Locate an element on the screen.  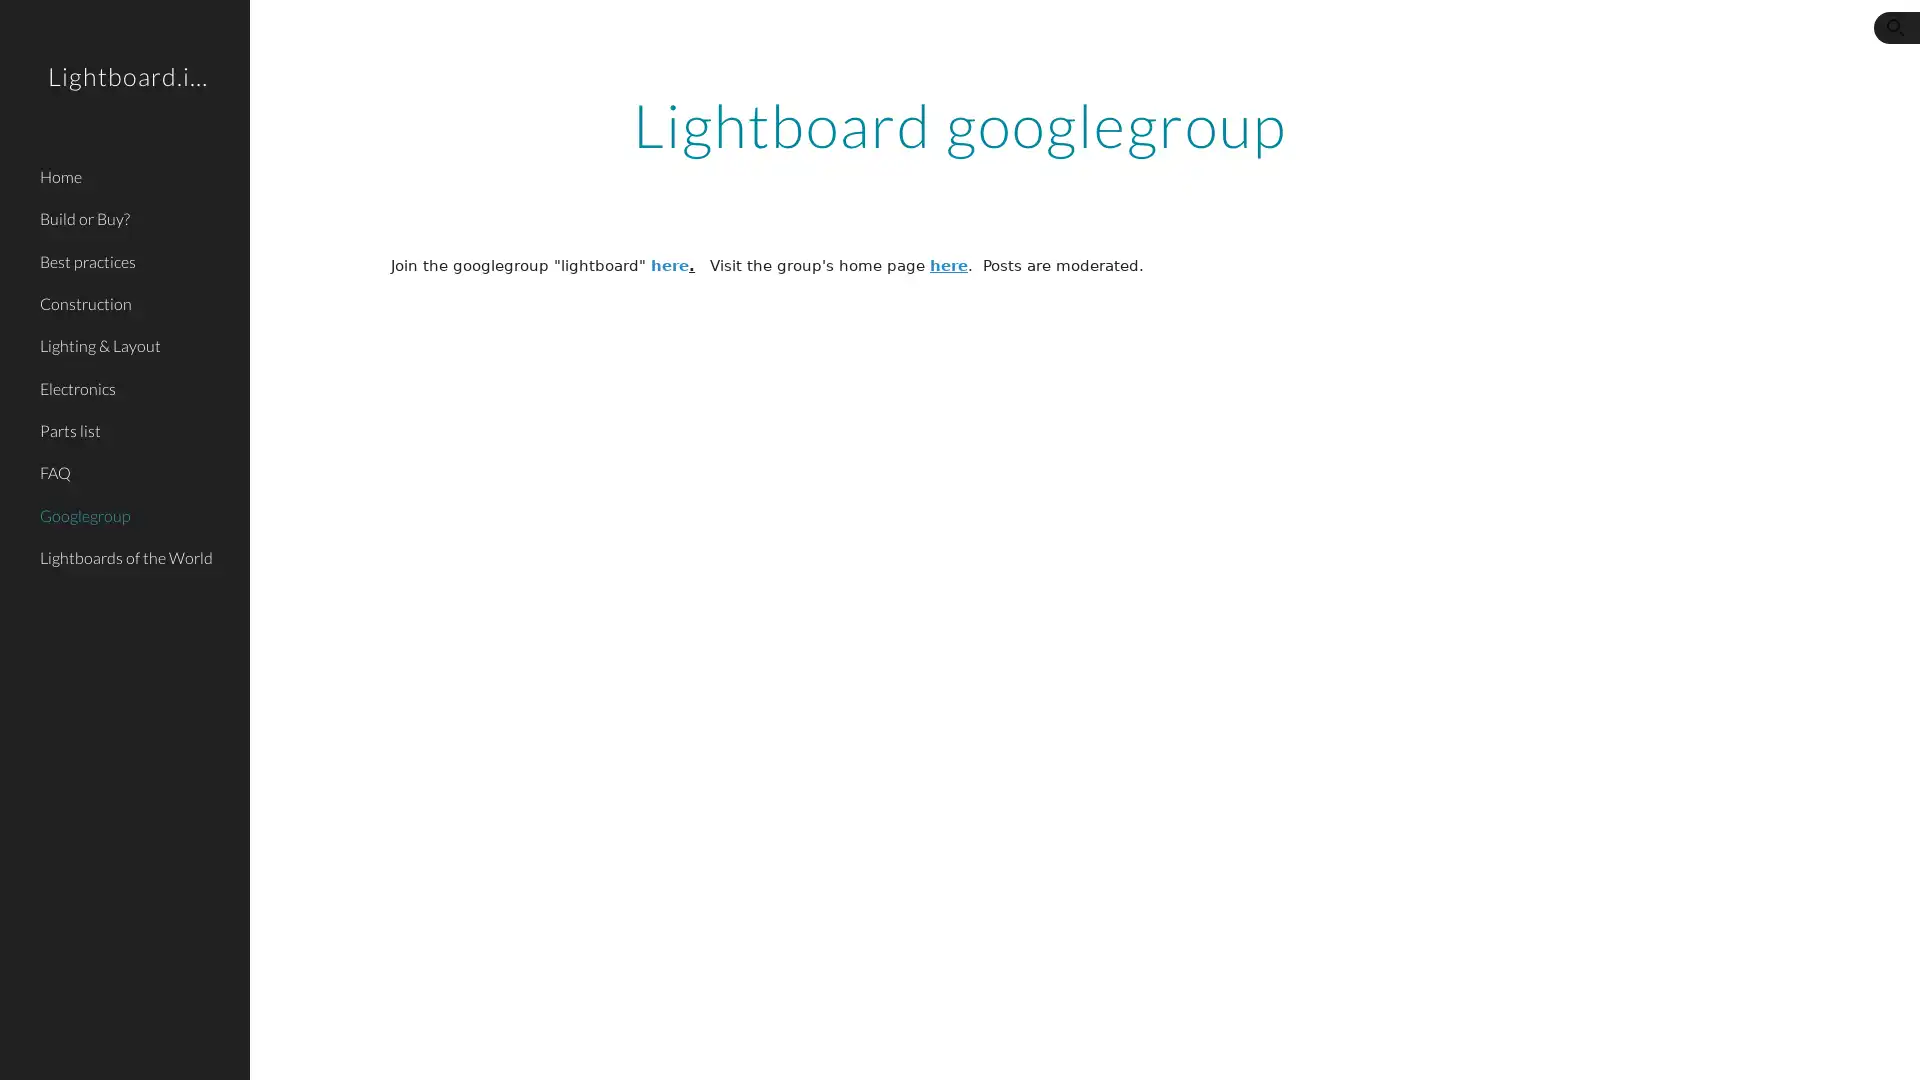
Skip to navigation is located at coordinates (1139, 37).